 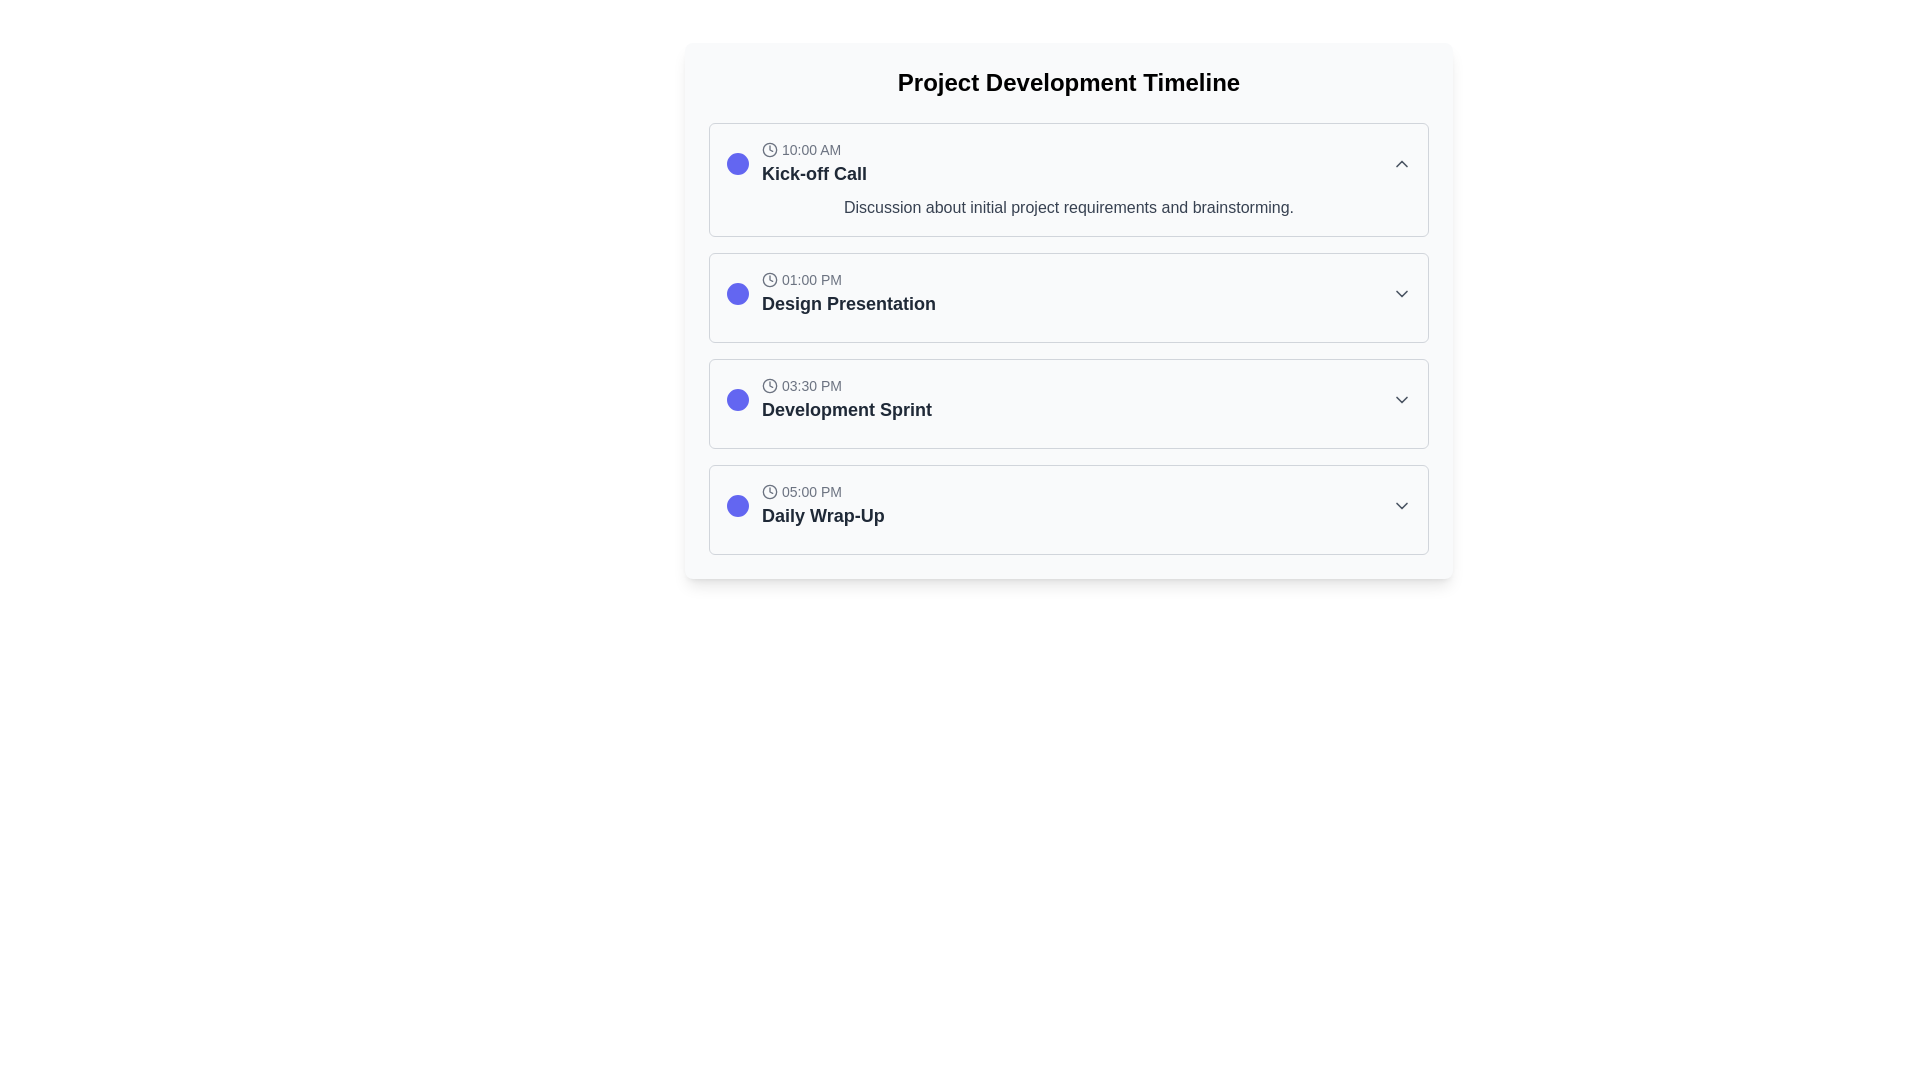 What do you see at coordinates (737, 163) in the screenshot?
I see `the circular status indicator icon for the '10:00 AM Kick-off Call' entry, which is located to the left of the event's textual information` at bounding box center [737, 163].